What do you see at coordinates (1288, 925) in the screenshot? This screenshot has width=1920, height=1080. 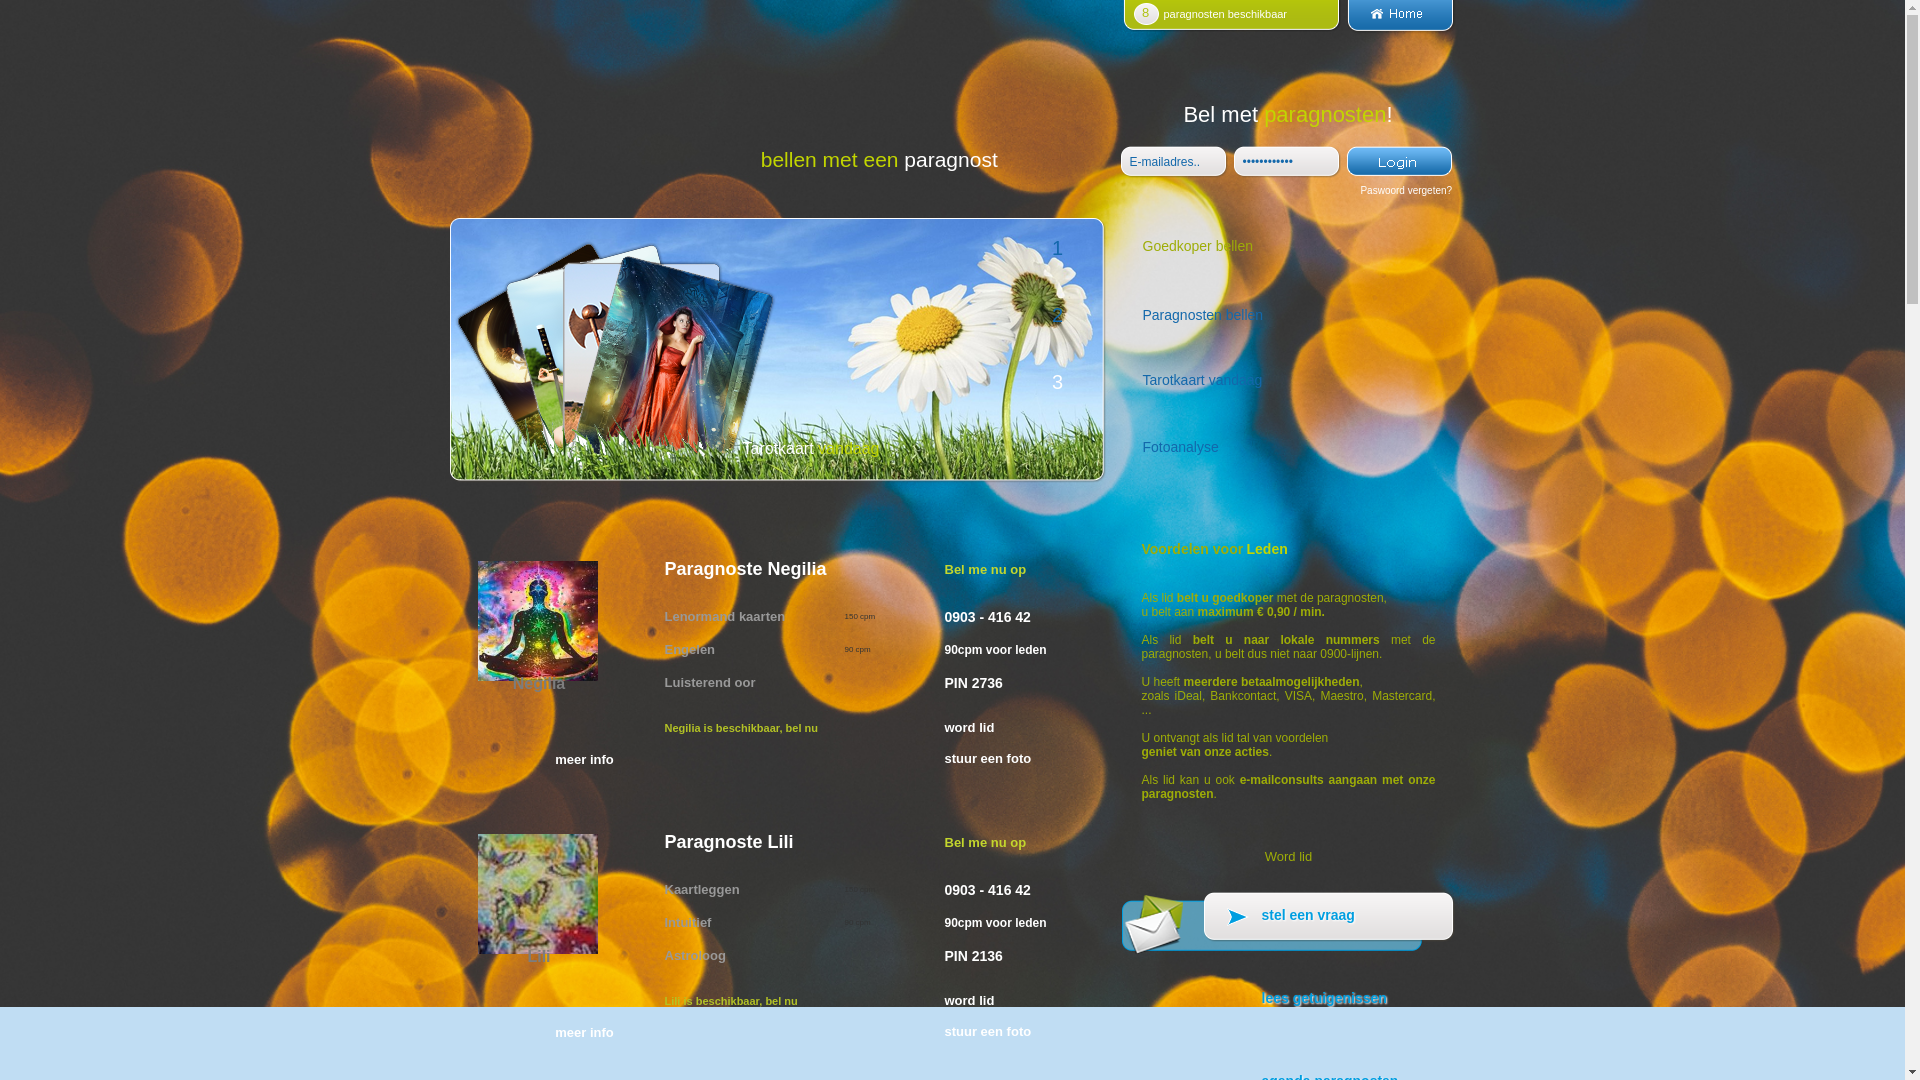 I see `'stel een vraag'` at bounding box center [1288, 925].